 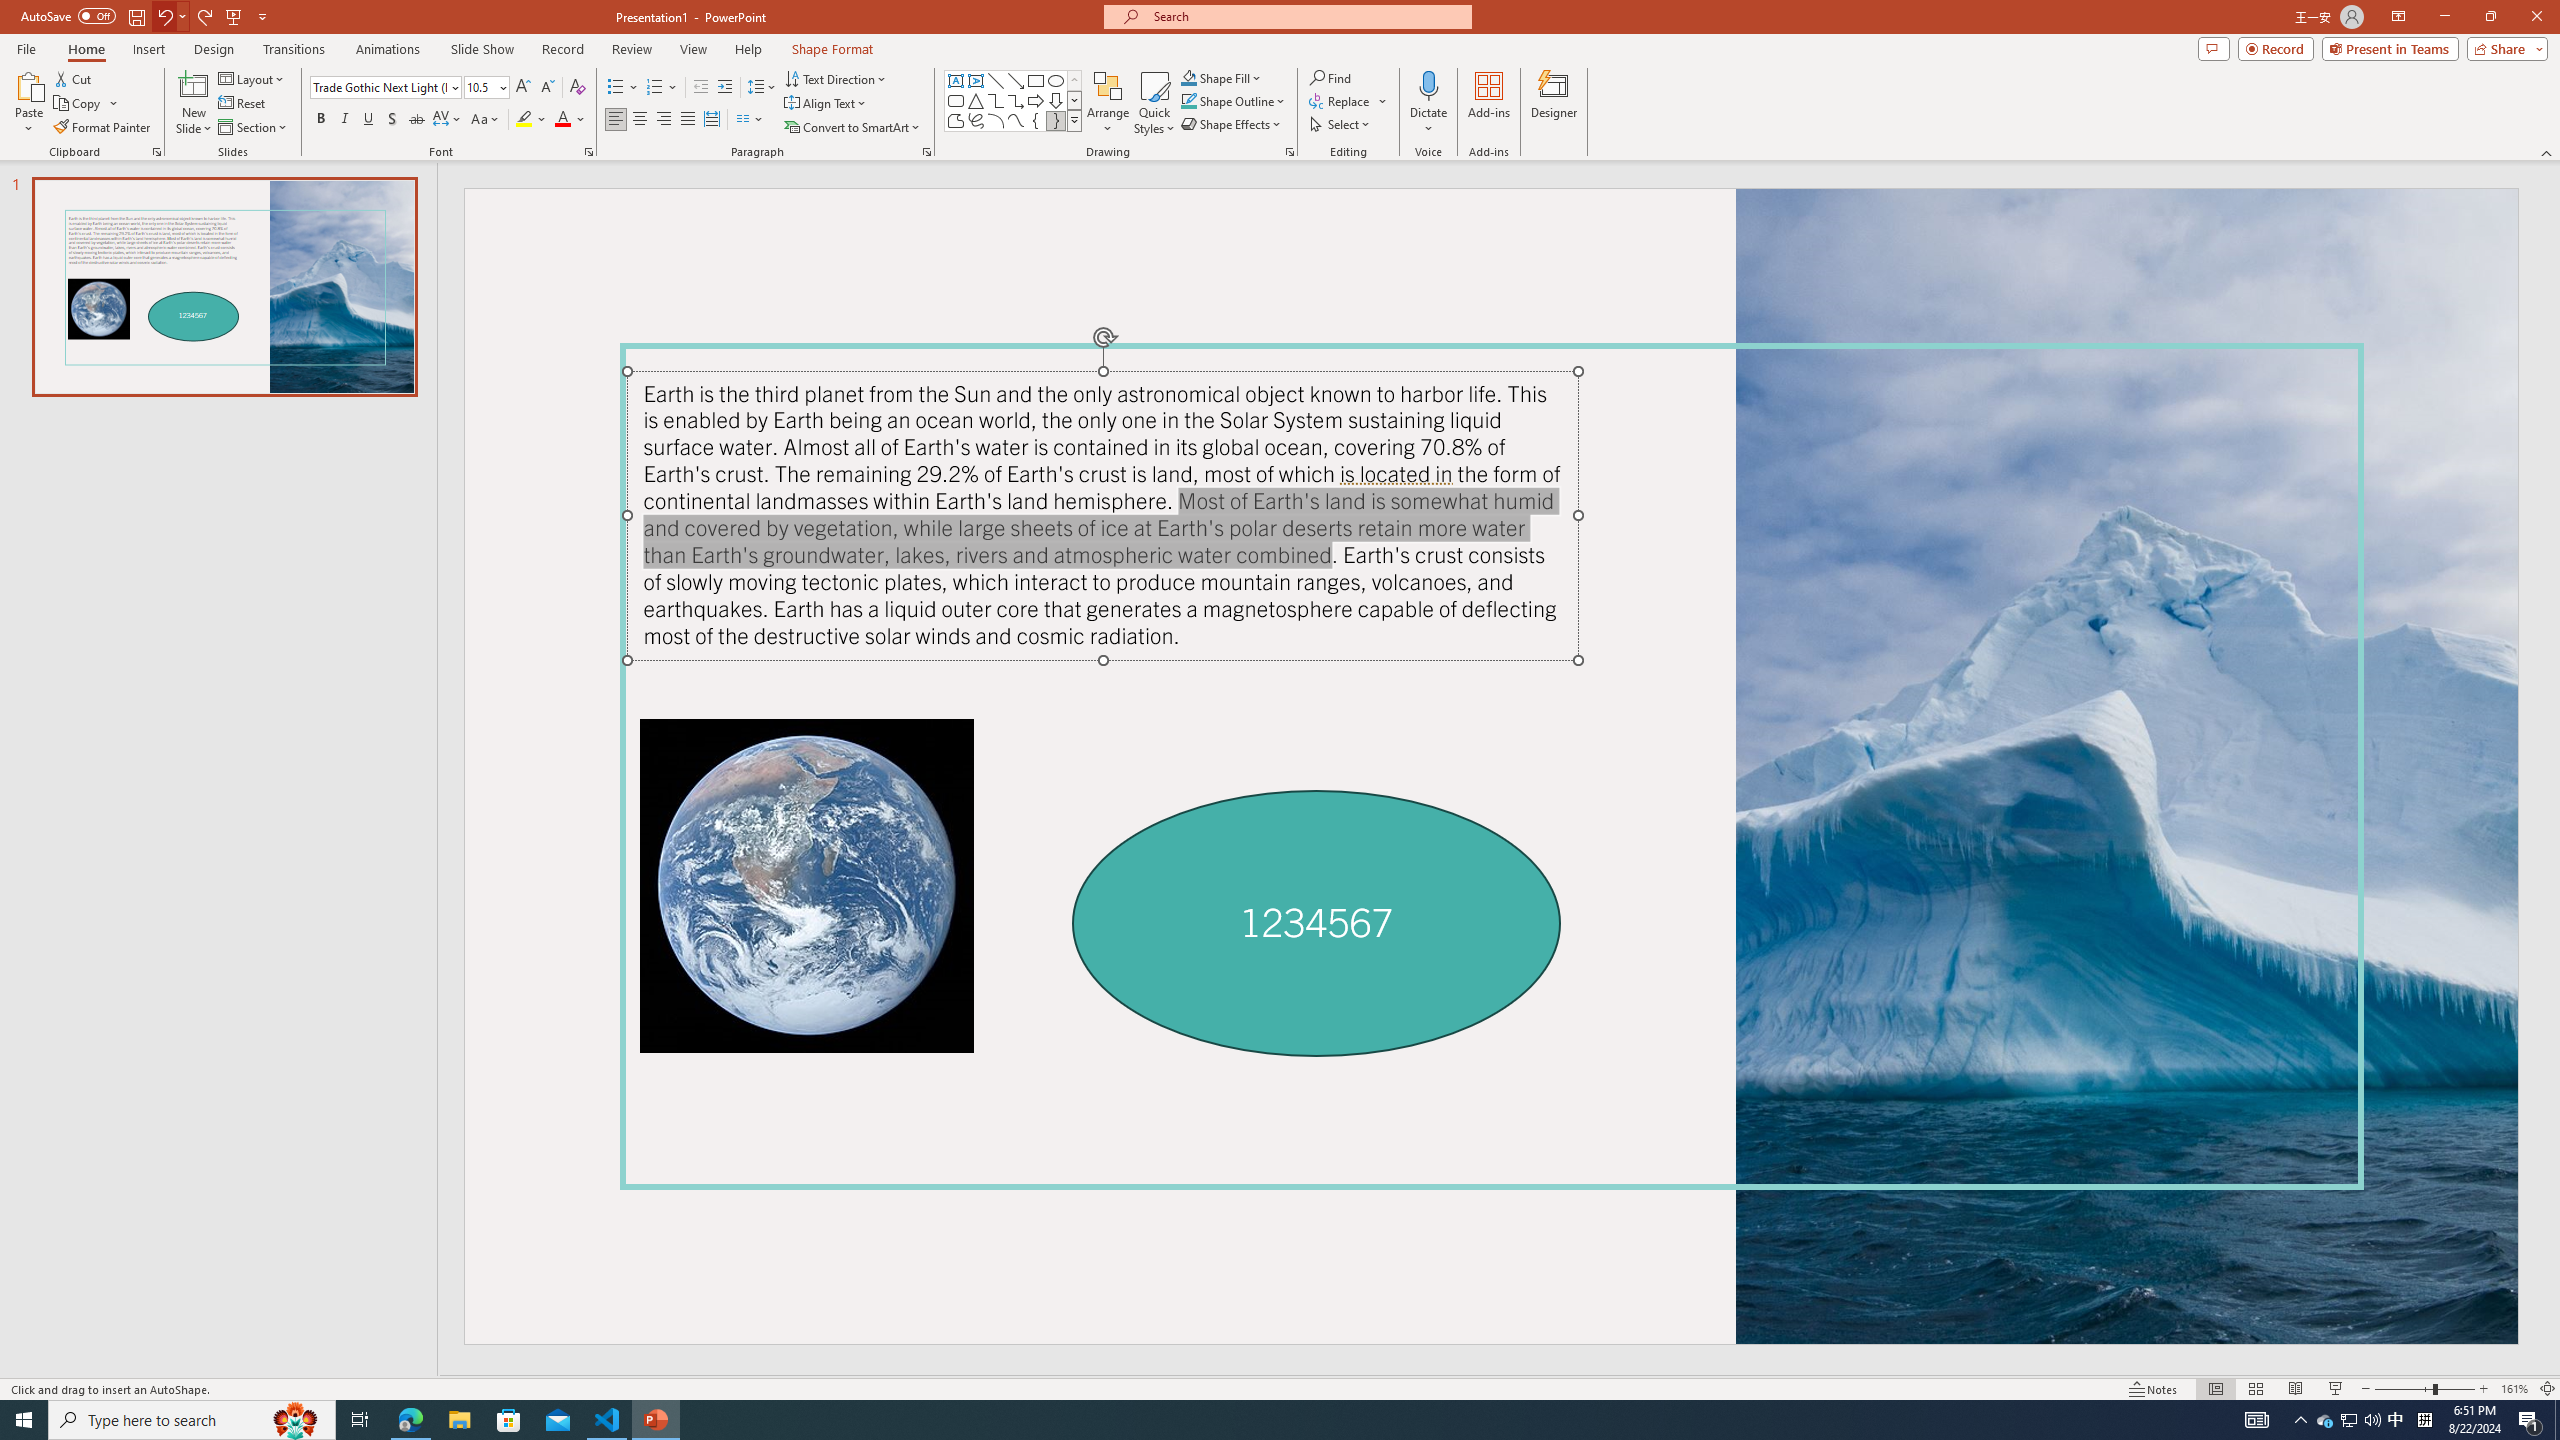 I want to click on 'Shadow', so click(x=391, y=118).